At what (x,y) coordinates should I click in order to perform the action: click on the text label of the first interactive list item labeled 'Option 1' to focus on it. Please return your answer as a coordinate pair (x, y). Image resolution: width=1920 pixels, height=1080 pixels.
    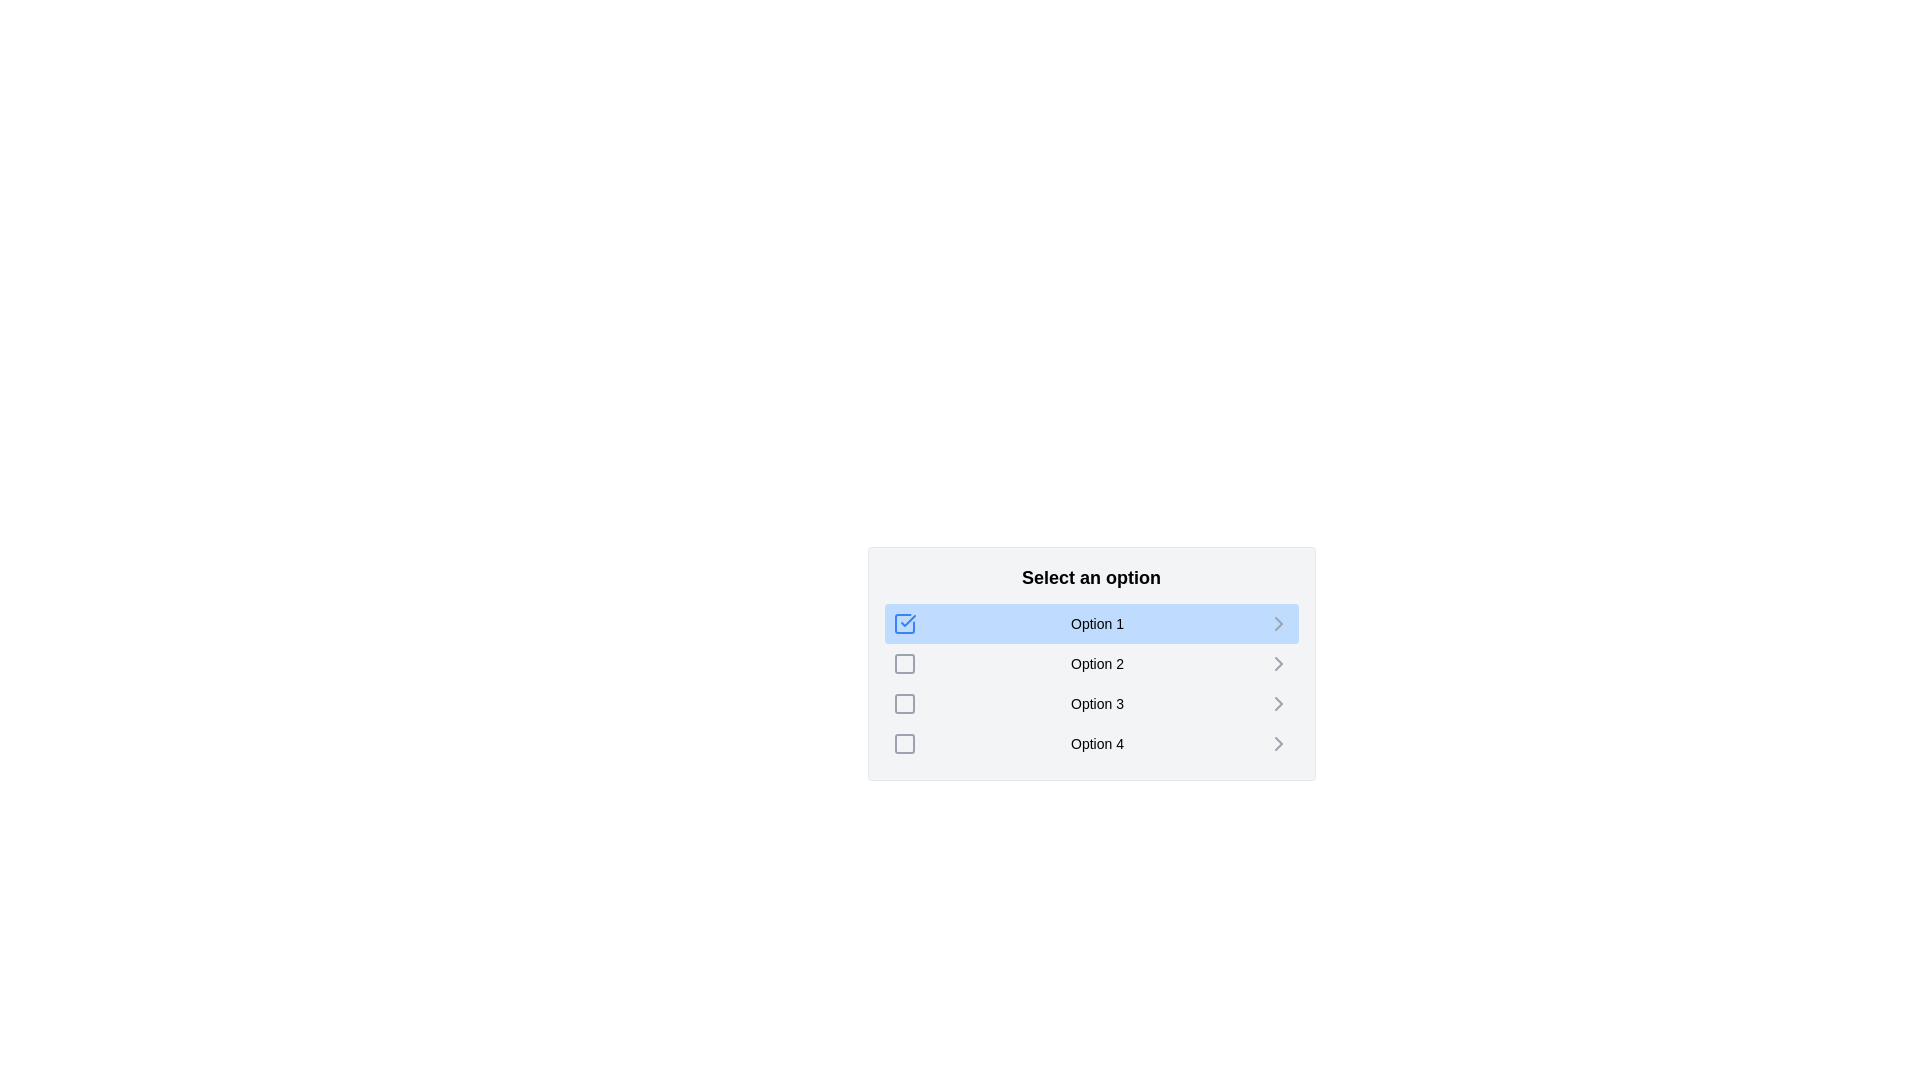
    Looking at the image, I should click on (1090, 623).